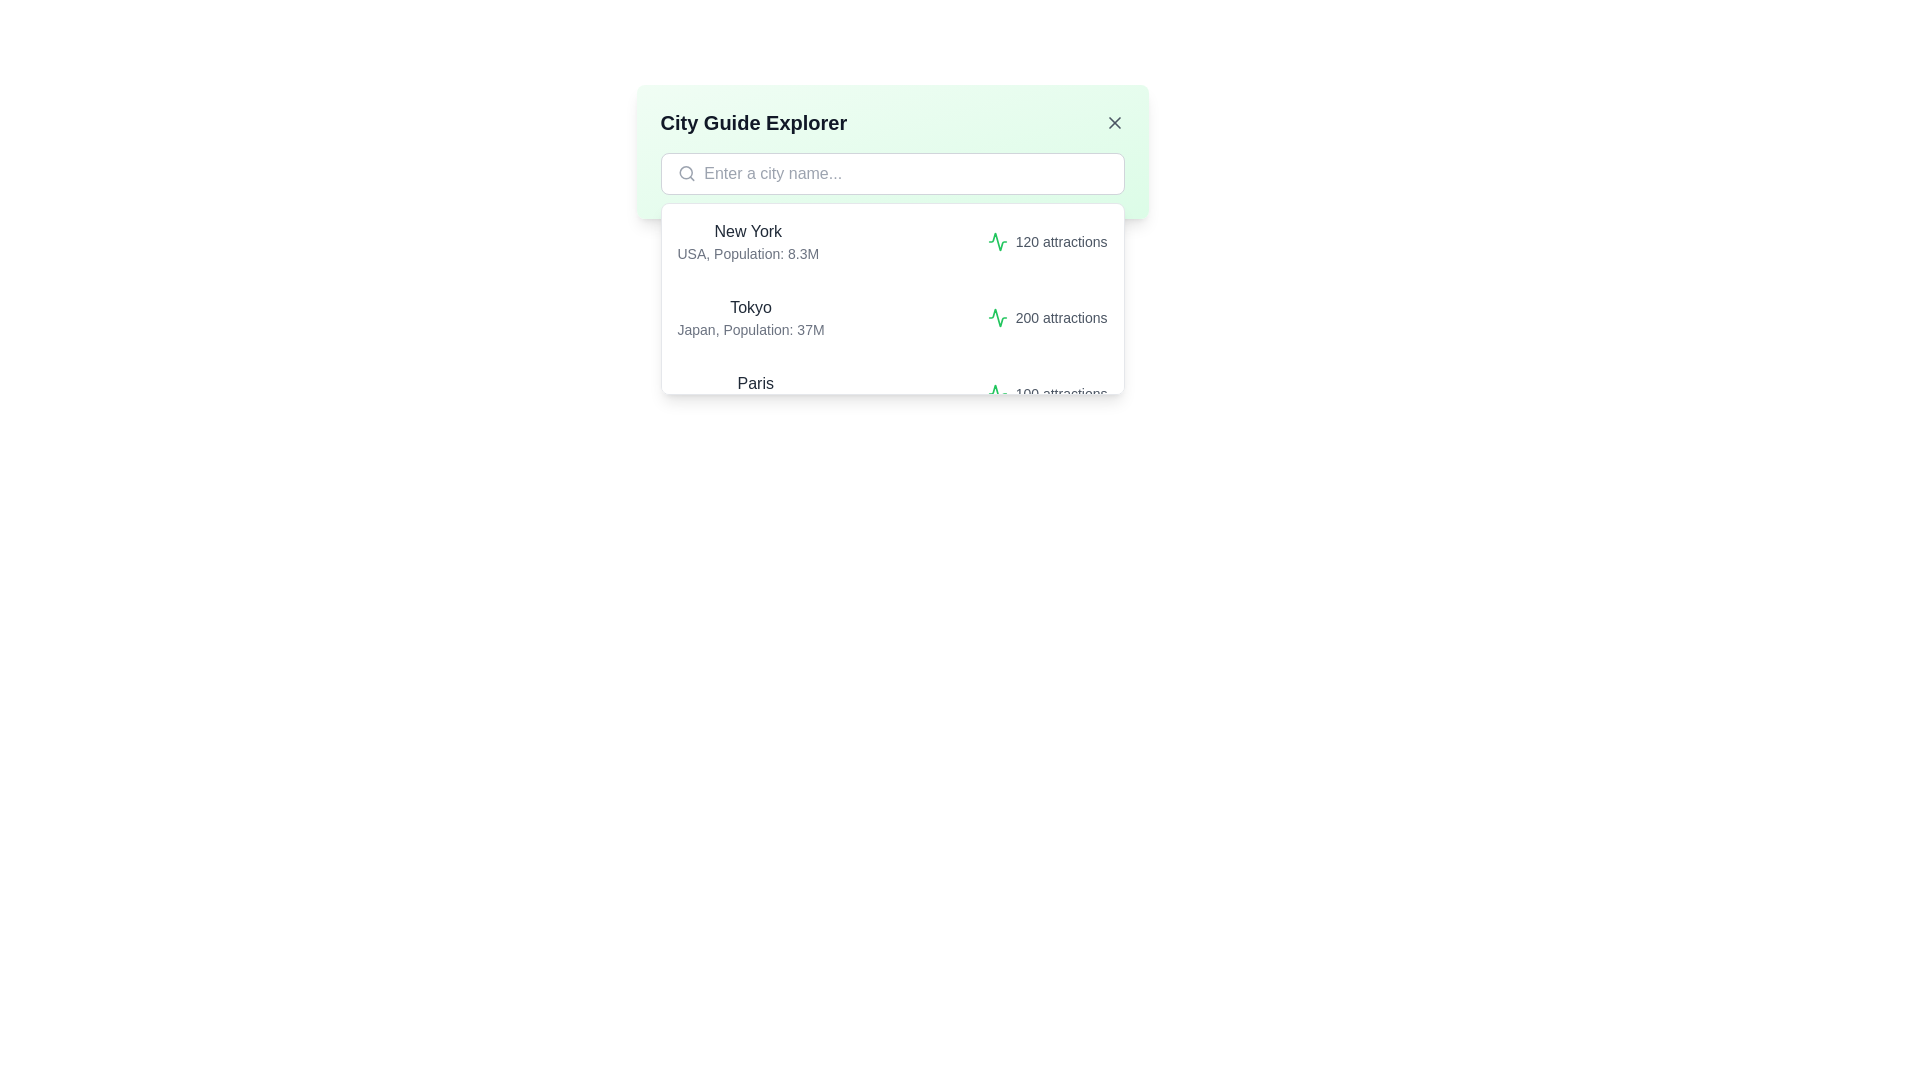 The image size is (1920, 1080). Describe the element at coordinates (997, 241) in the screenshot. I see `the icon representing activity or attraction metrics for the city of New York, located to the left of the text '120 attractions'` at that location.